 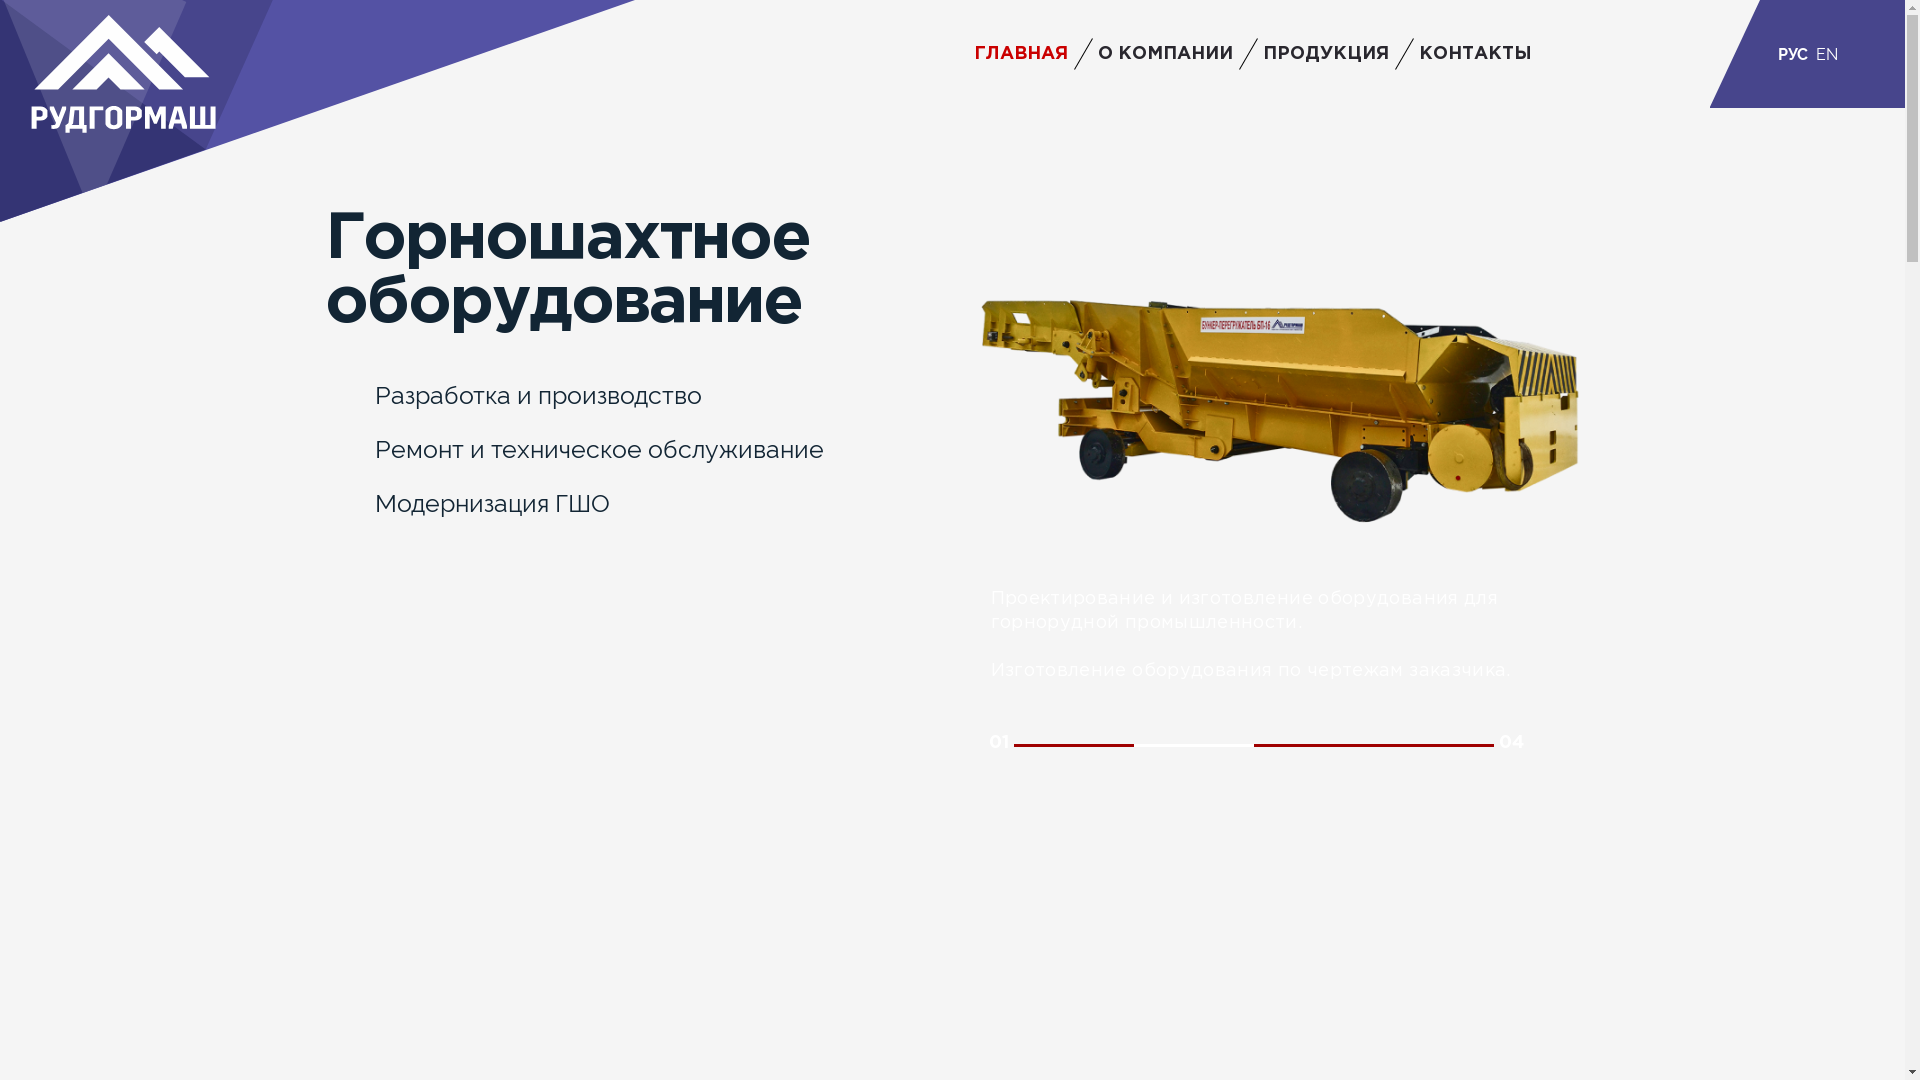 What do you see at coordinates (1433, 745) in the screenshot?
I see `'4'` at bounding box center [1433, 745].